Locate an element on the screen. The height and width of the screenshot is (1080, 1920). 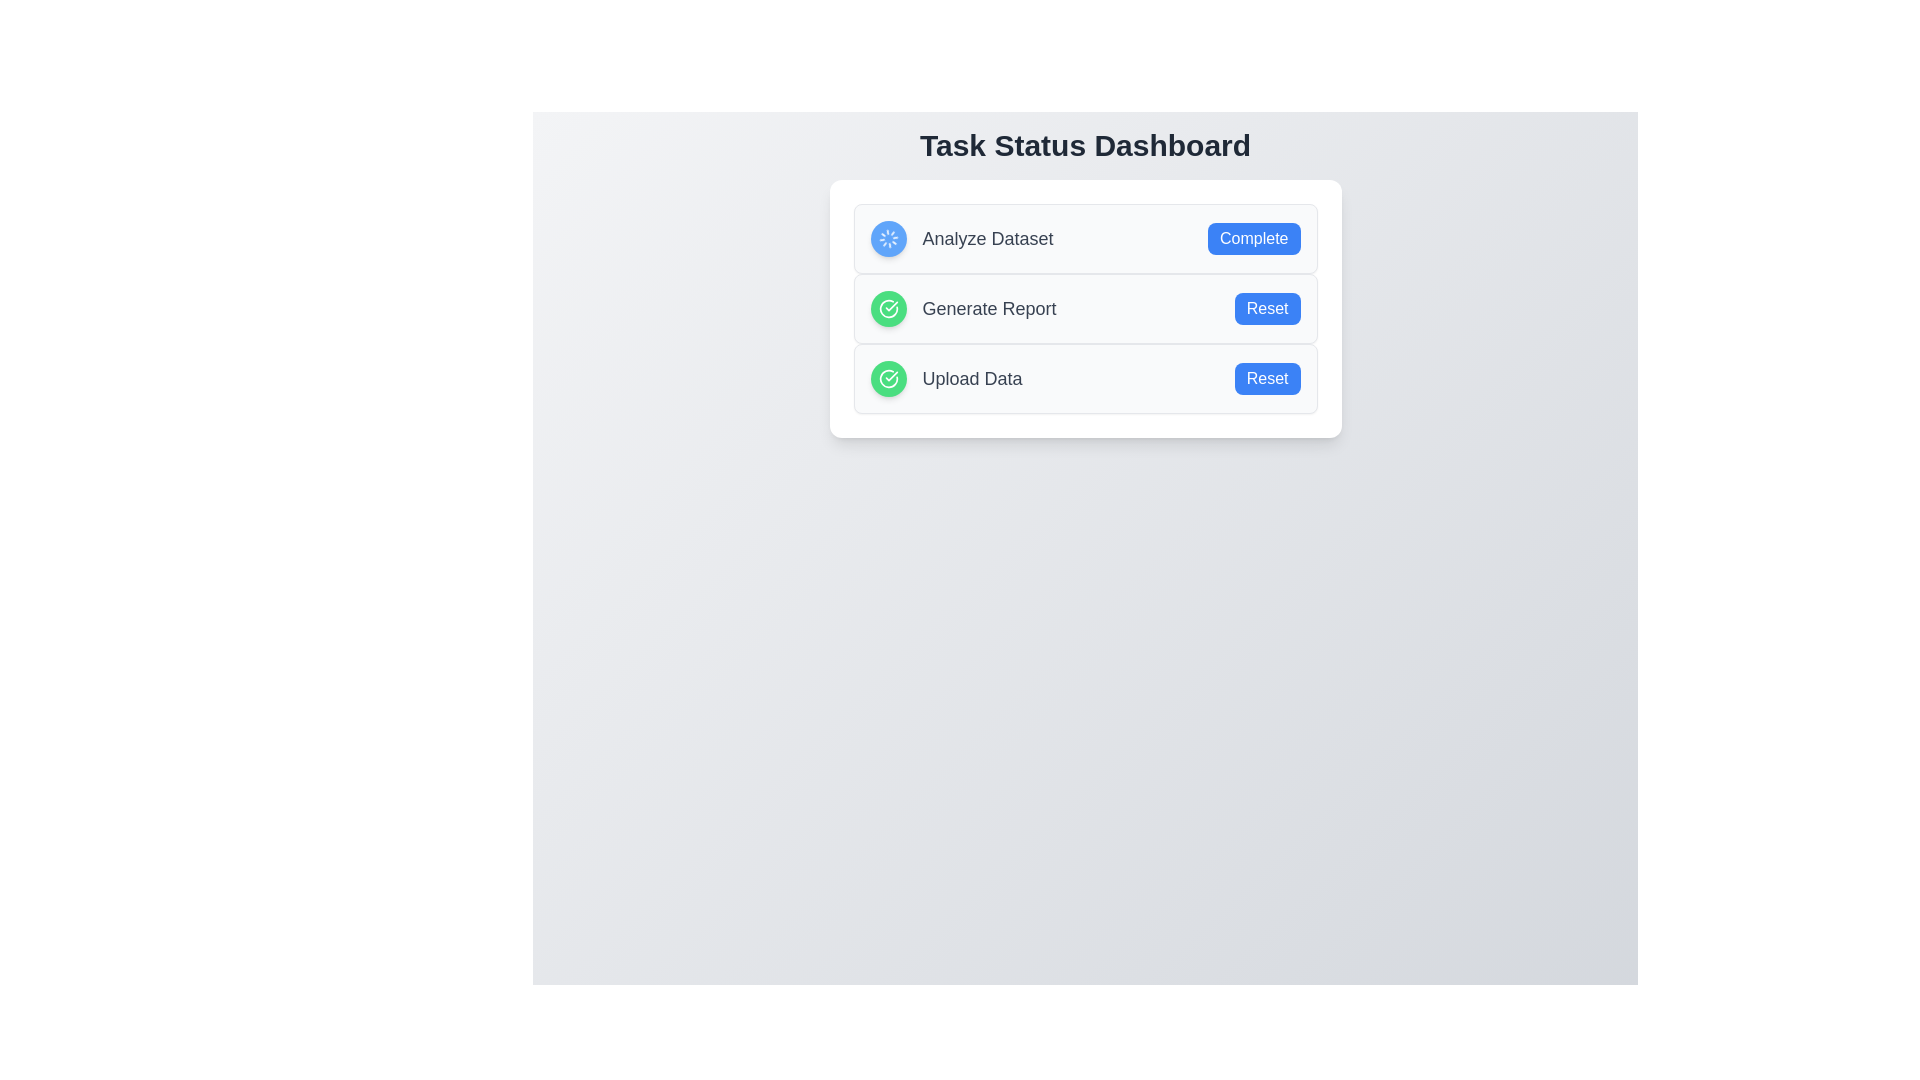
the circular green icon with a white check mark in its center, located in the second row of the task status list is located at coordinates (887, 378).